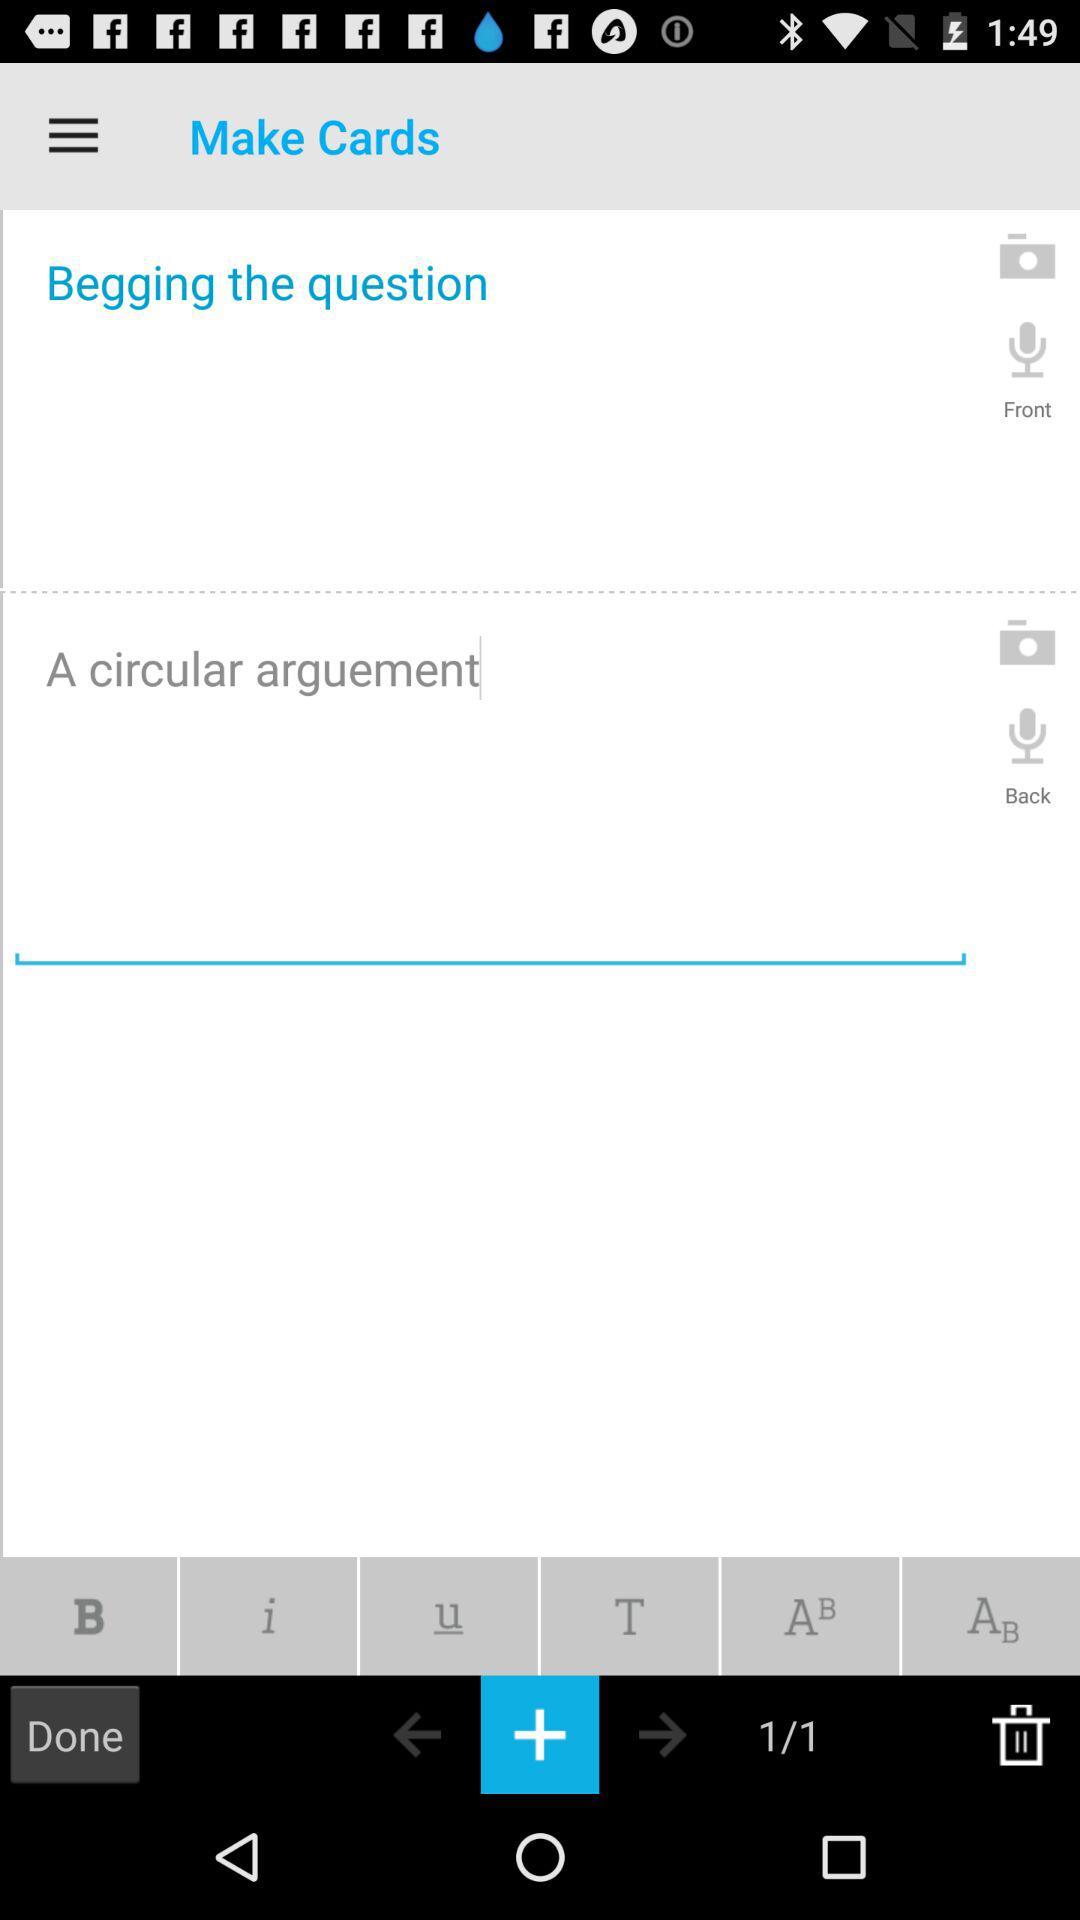 The image size is (1080, 1920). I want to click on dictate, so click(1027, 733).